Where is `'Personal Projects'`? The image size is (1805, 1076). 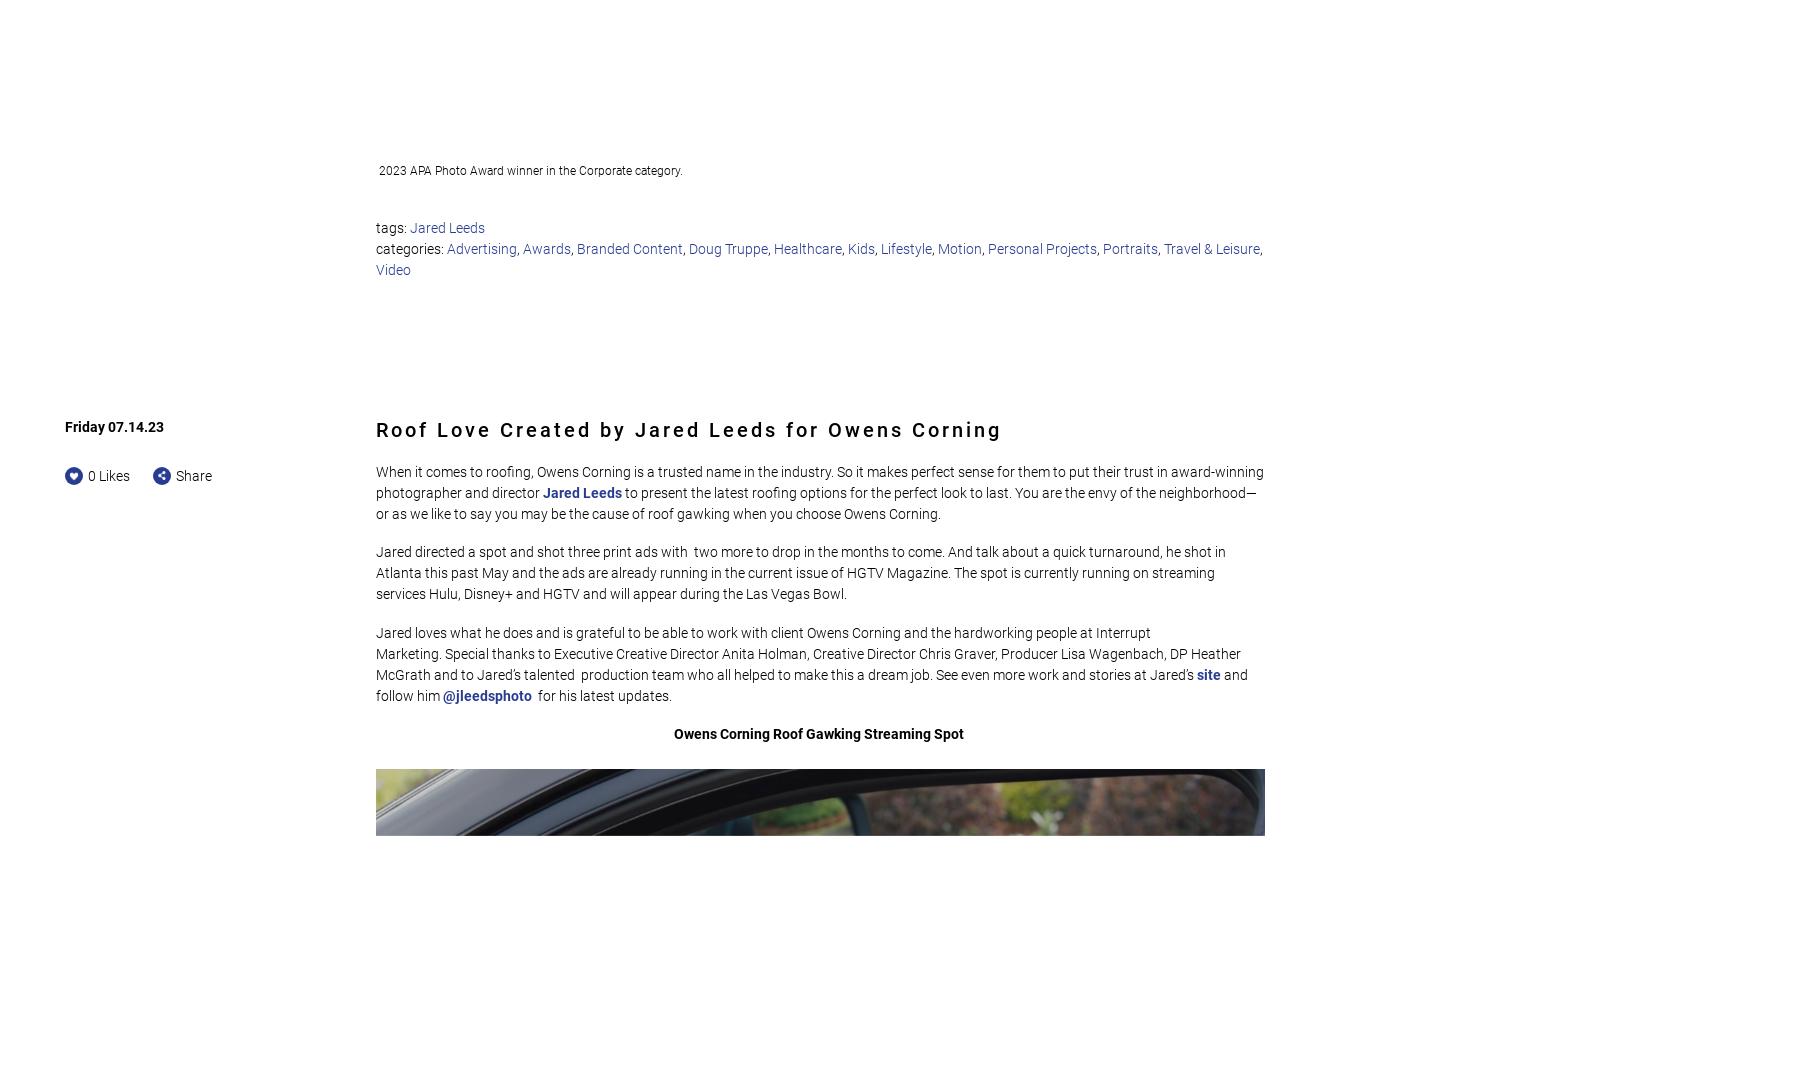 'Personal Projects' is located at coordinates (1042, 248).